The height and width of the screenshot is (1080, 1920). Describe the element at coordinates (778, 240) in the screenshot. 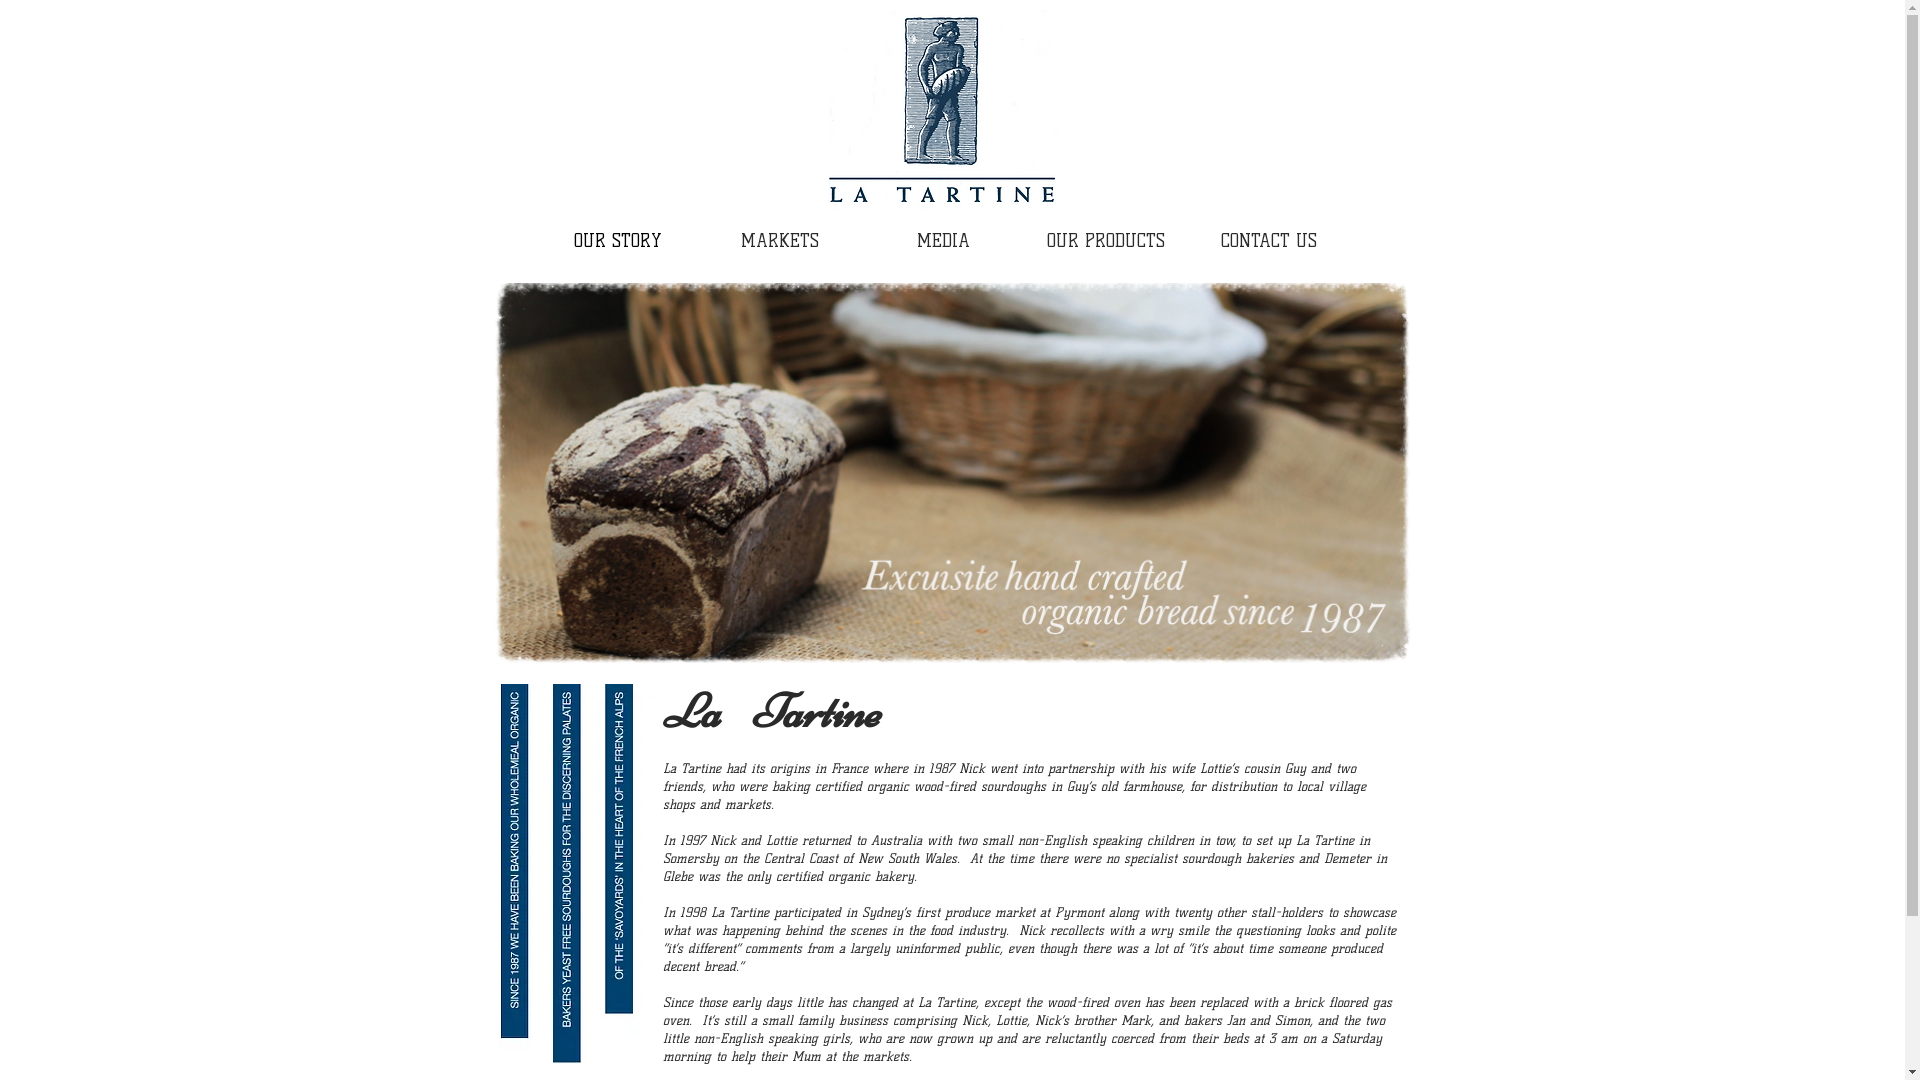

I see `'MARKETS'` at that location.